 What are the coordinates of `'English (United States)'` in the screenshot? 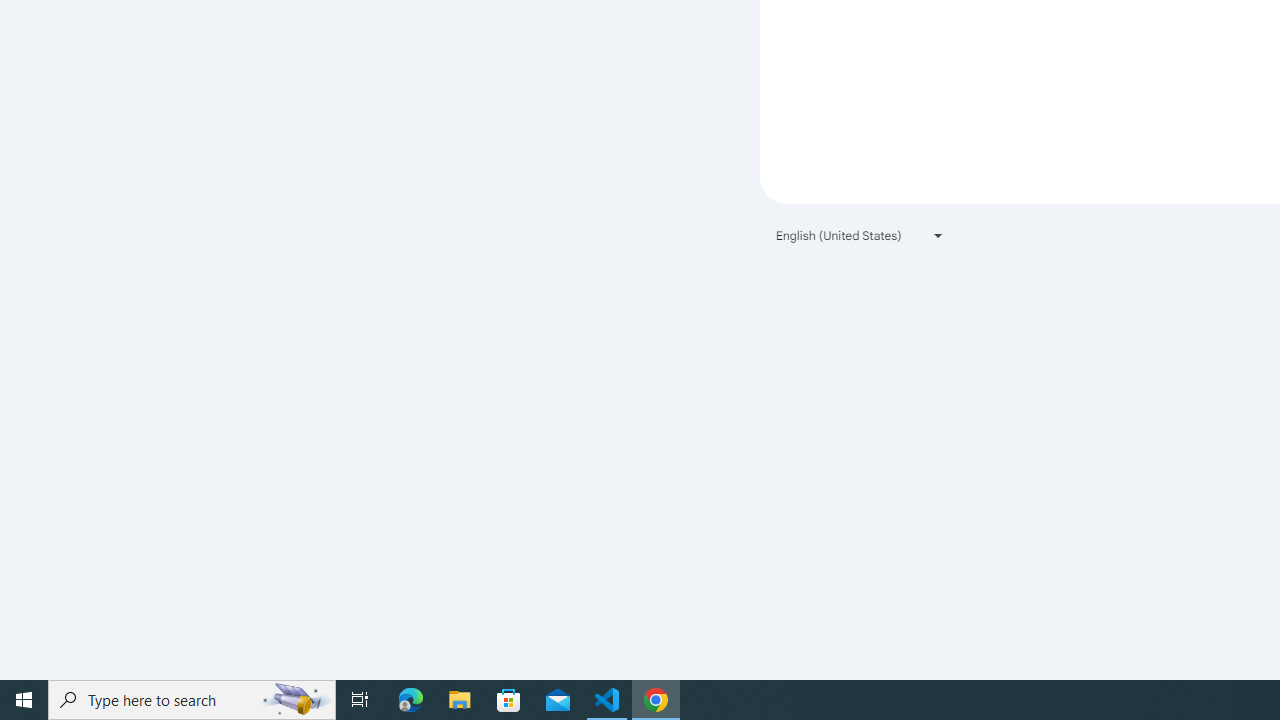 It's located at (860, 234).